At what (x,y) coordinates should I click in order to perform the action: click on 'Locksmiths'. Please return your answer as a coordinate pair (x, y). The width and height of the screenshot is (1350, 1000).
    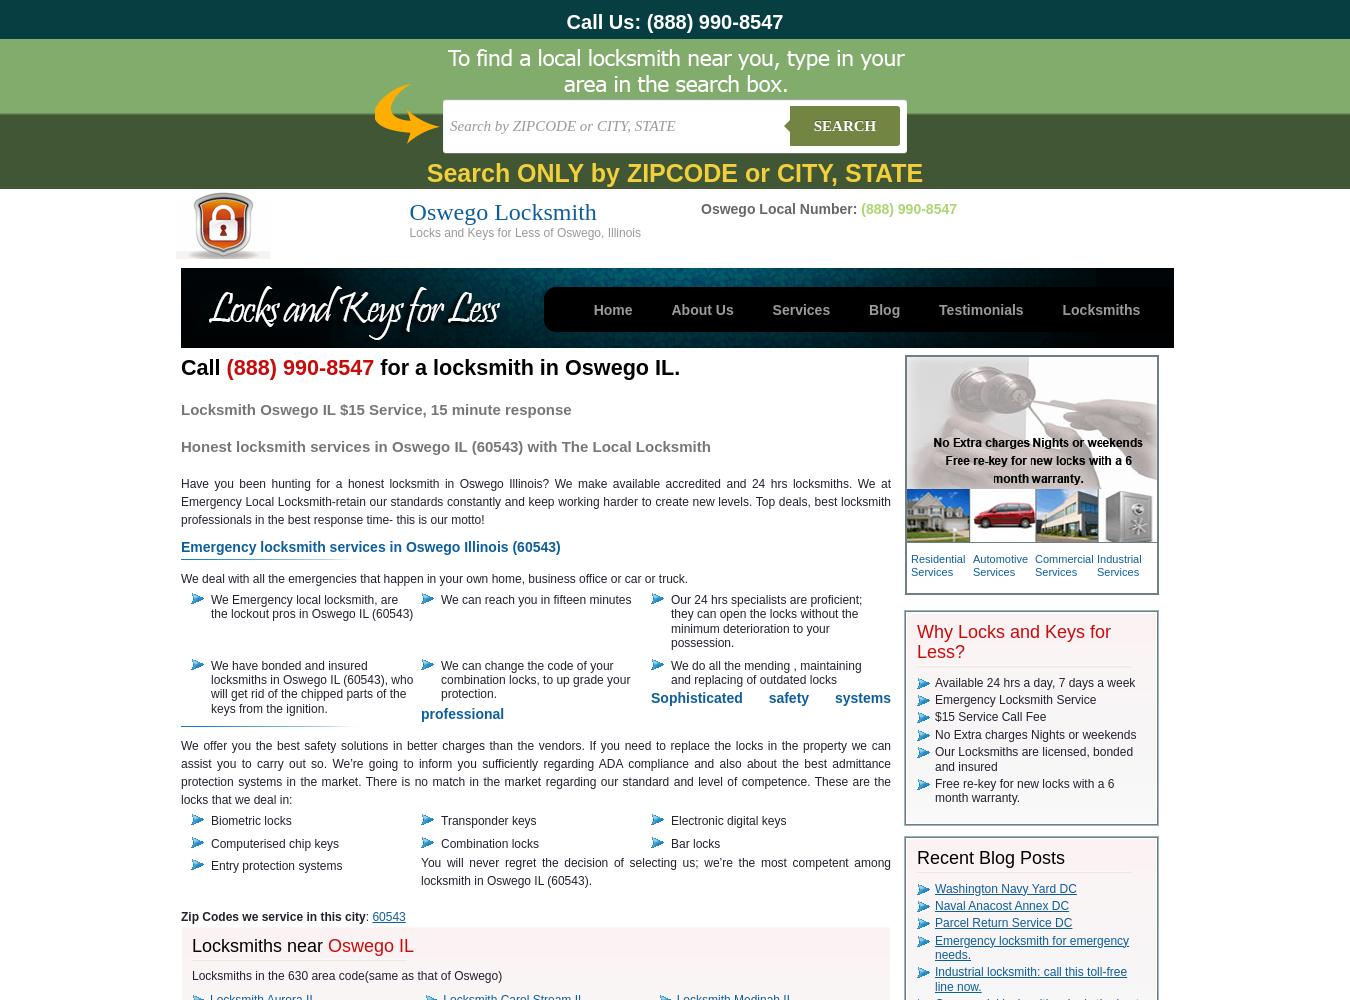
    Looking at the image, I should click on (1062, 310).